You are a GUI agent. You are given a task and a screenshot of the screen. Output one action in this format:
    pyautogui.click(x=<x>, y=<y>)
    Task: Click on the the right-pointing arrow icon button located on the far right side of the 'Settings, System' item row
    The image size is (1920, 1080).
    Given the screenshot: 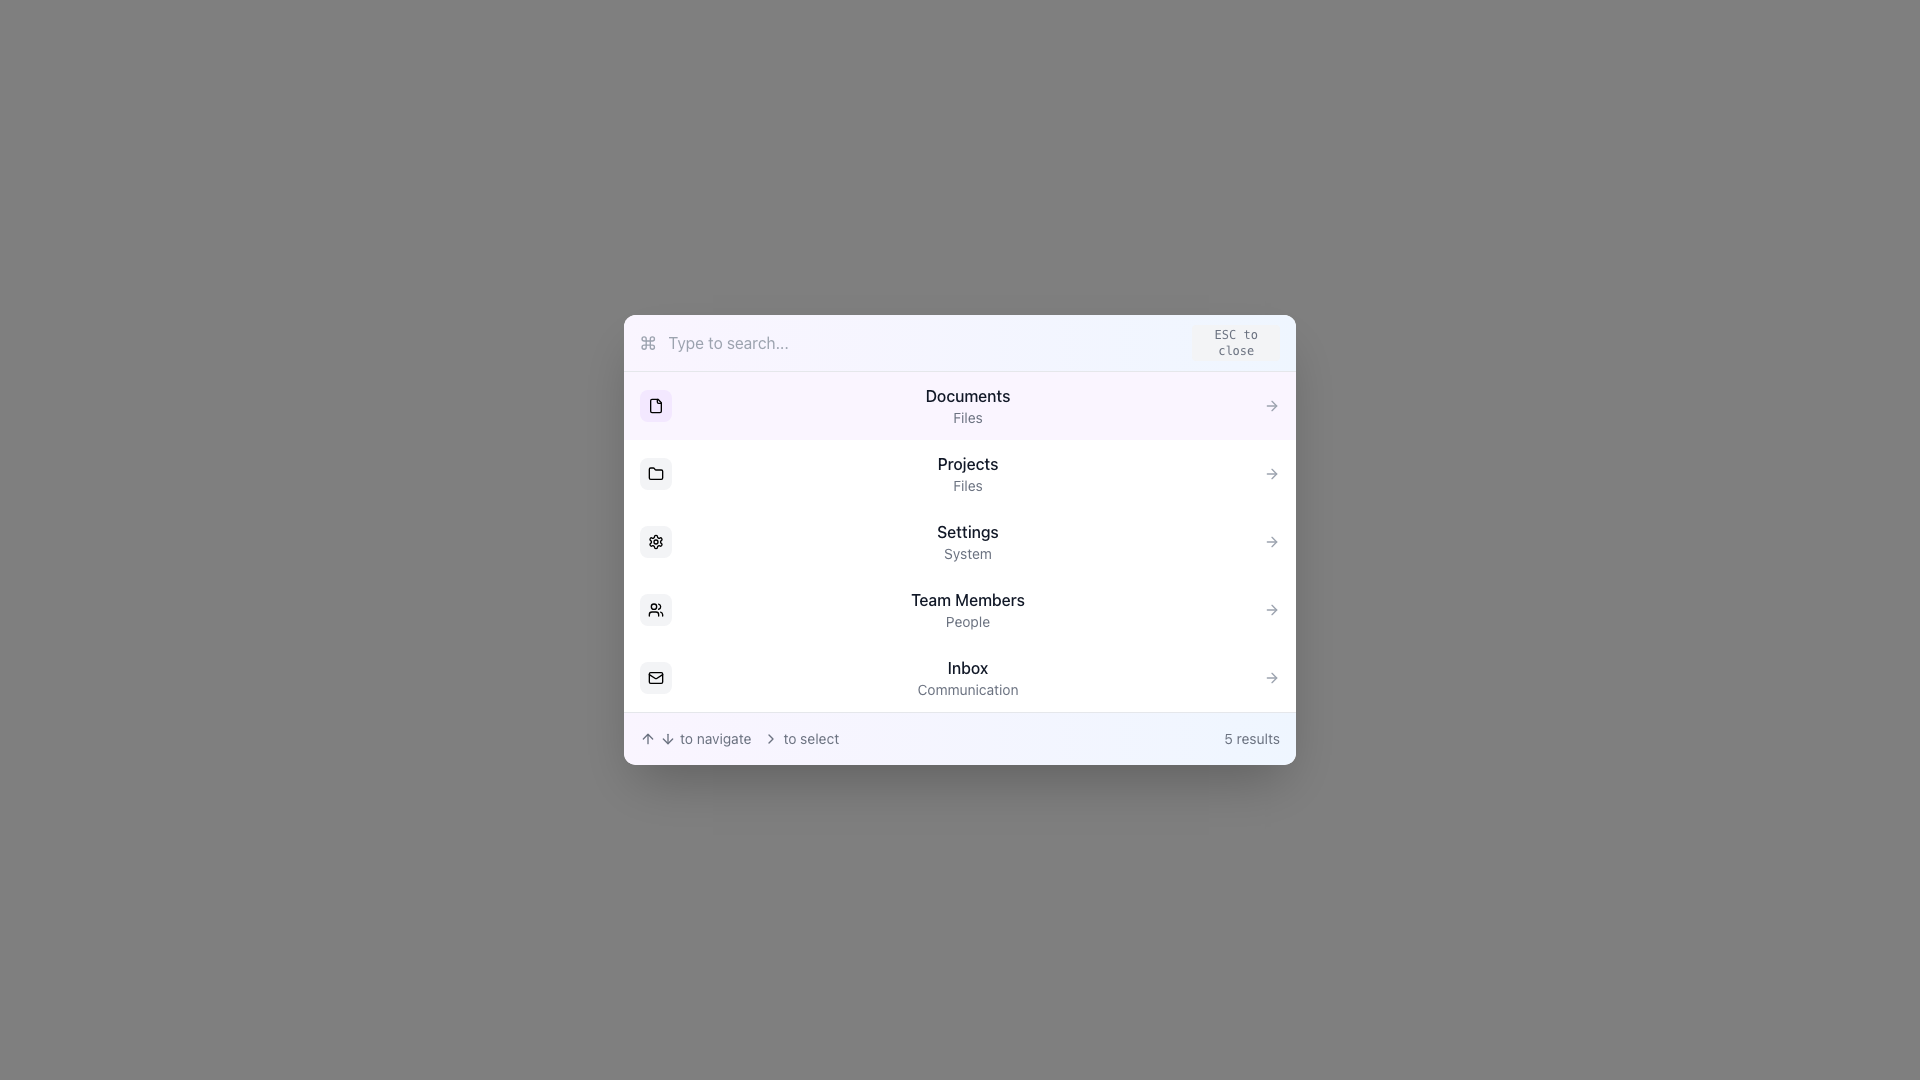 What is the action you would take?
    pyautogui.click(x=1271, y=542)
    